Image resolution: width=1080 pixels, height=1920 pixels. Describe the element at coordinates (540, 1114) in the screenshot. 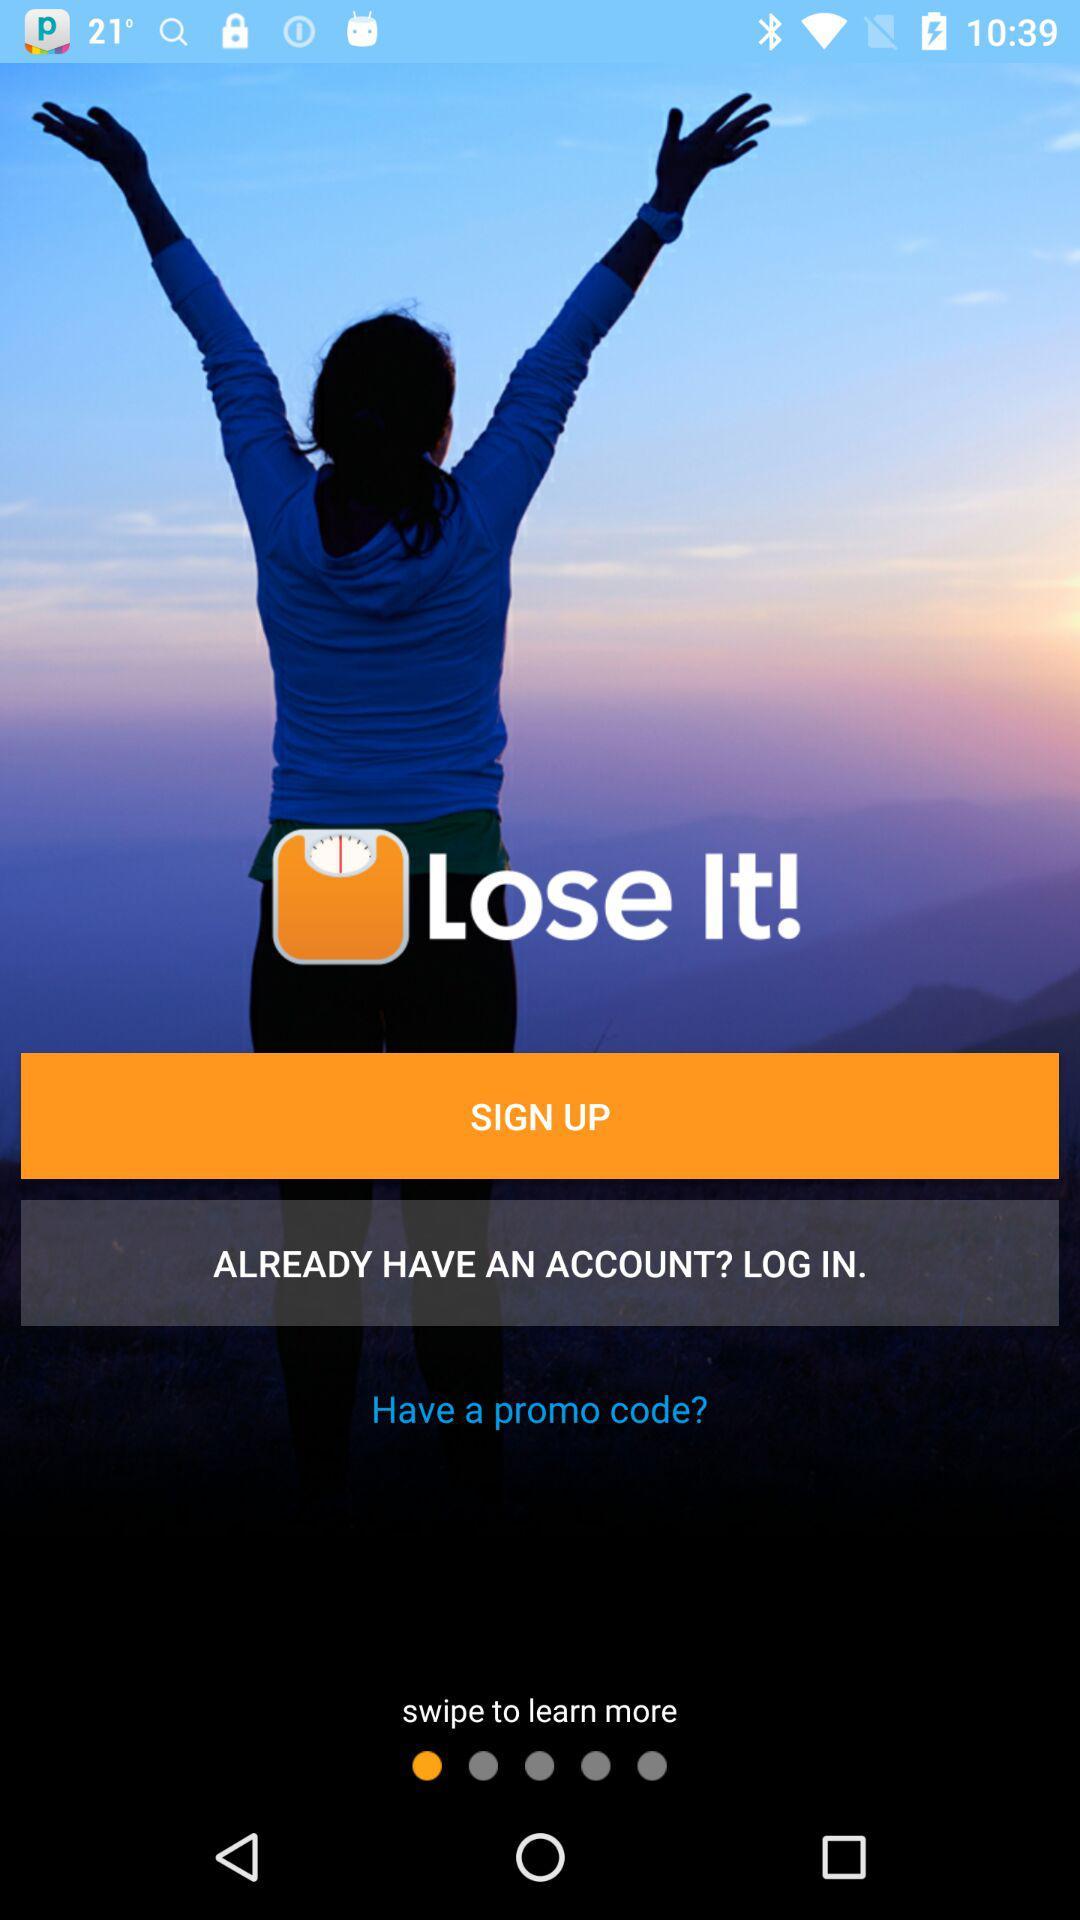

I see `the sign up item` at that location.